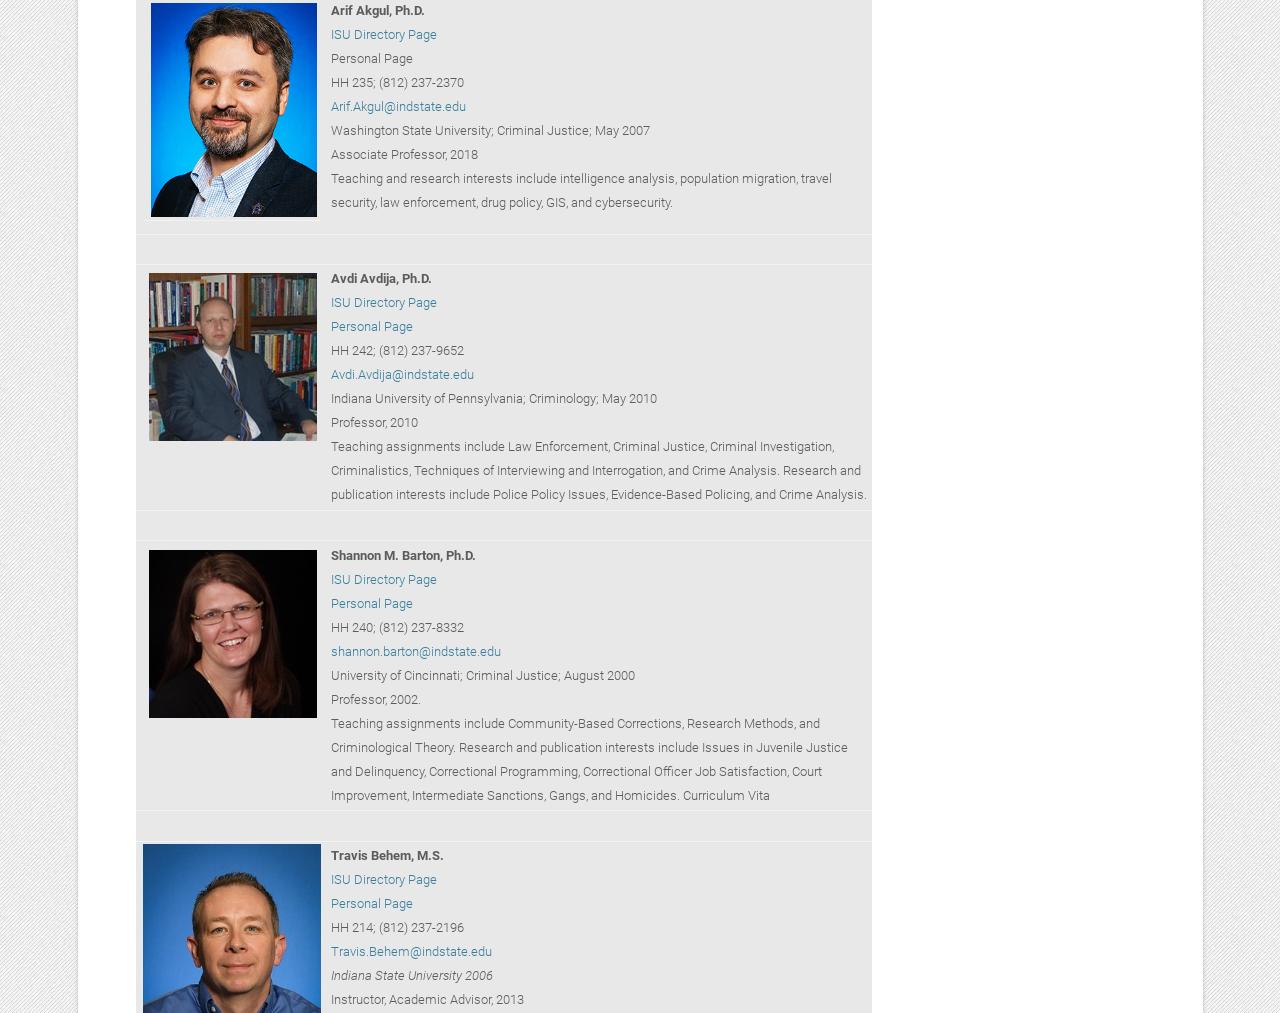  What do you see at coordinates (396, 81) in the screenshot?
I see `'HH 235; (812) 237-2370'` at bounding box center [396, 81].